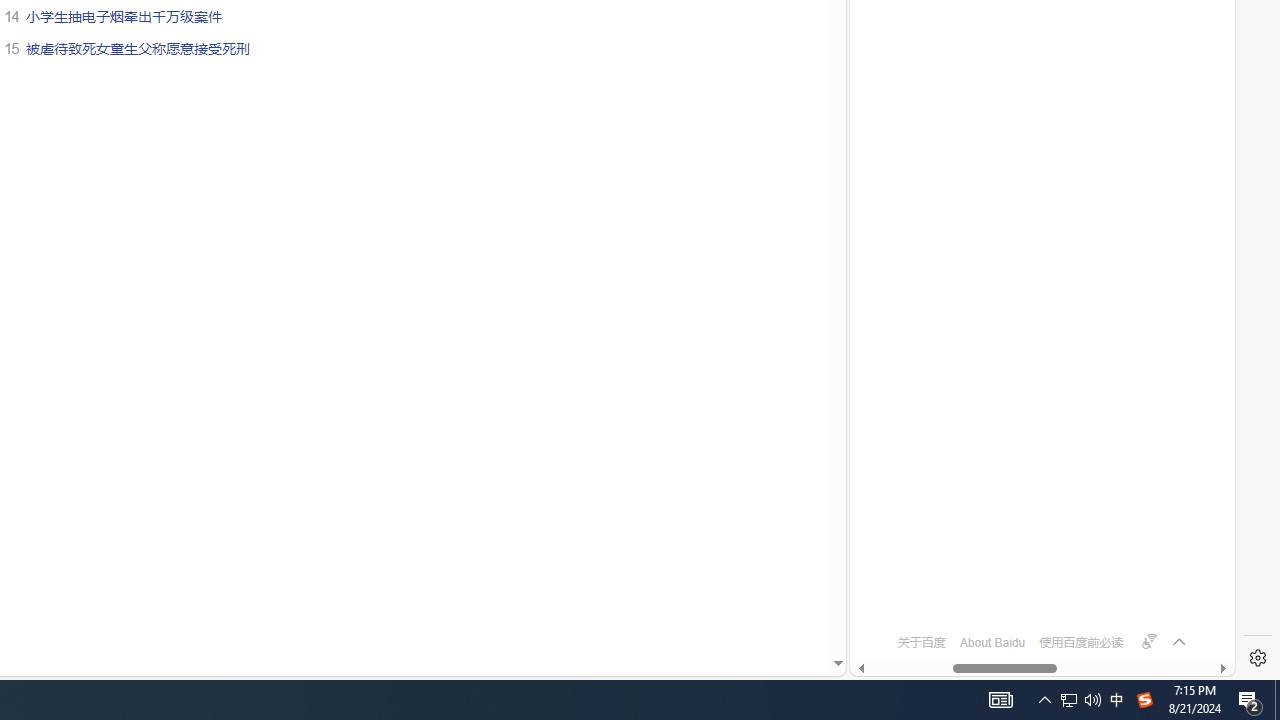  What do you see at coordinates (1034, 586) in the screenshot?
I see `'OFTV'` at bounding box center [1034, 586].